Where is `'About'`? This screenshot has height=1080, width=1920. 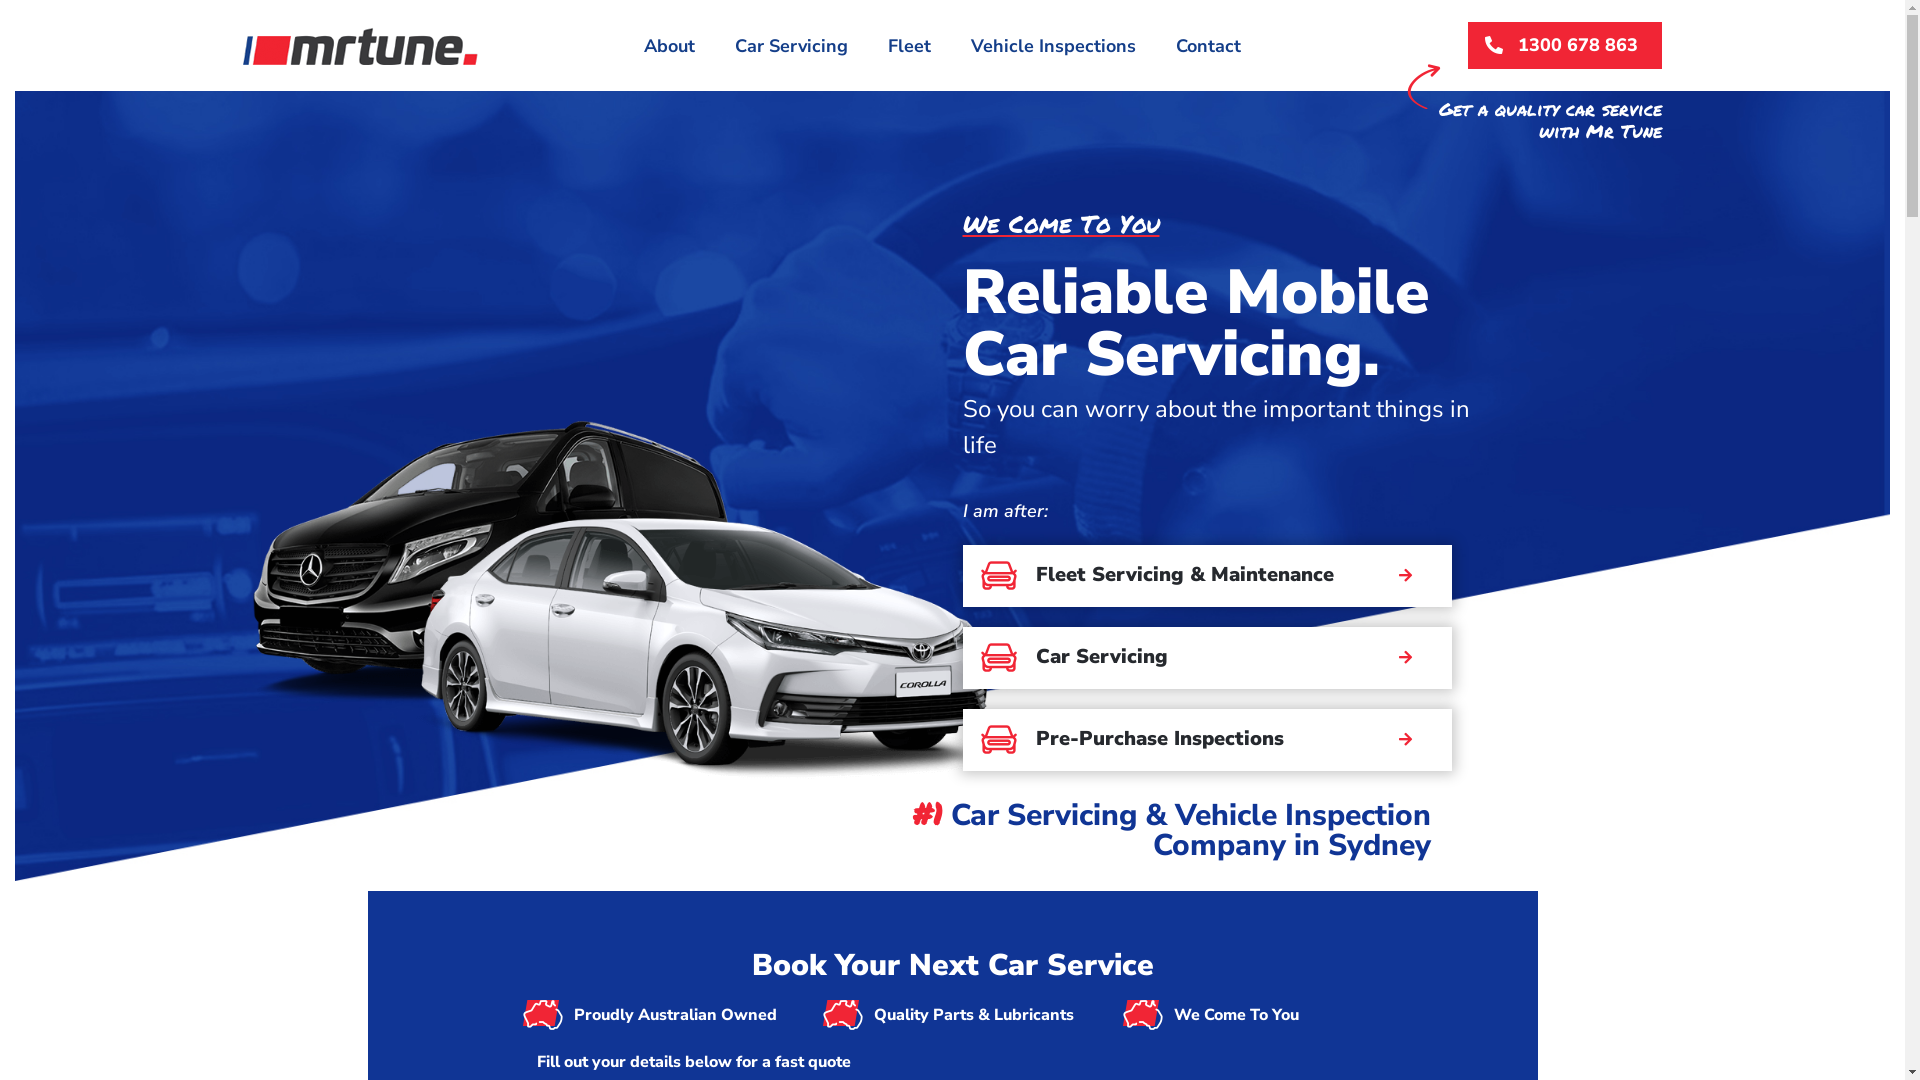
'About' is located at coordinates (669, 45).